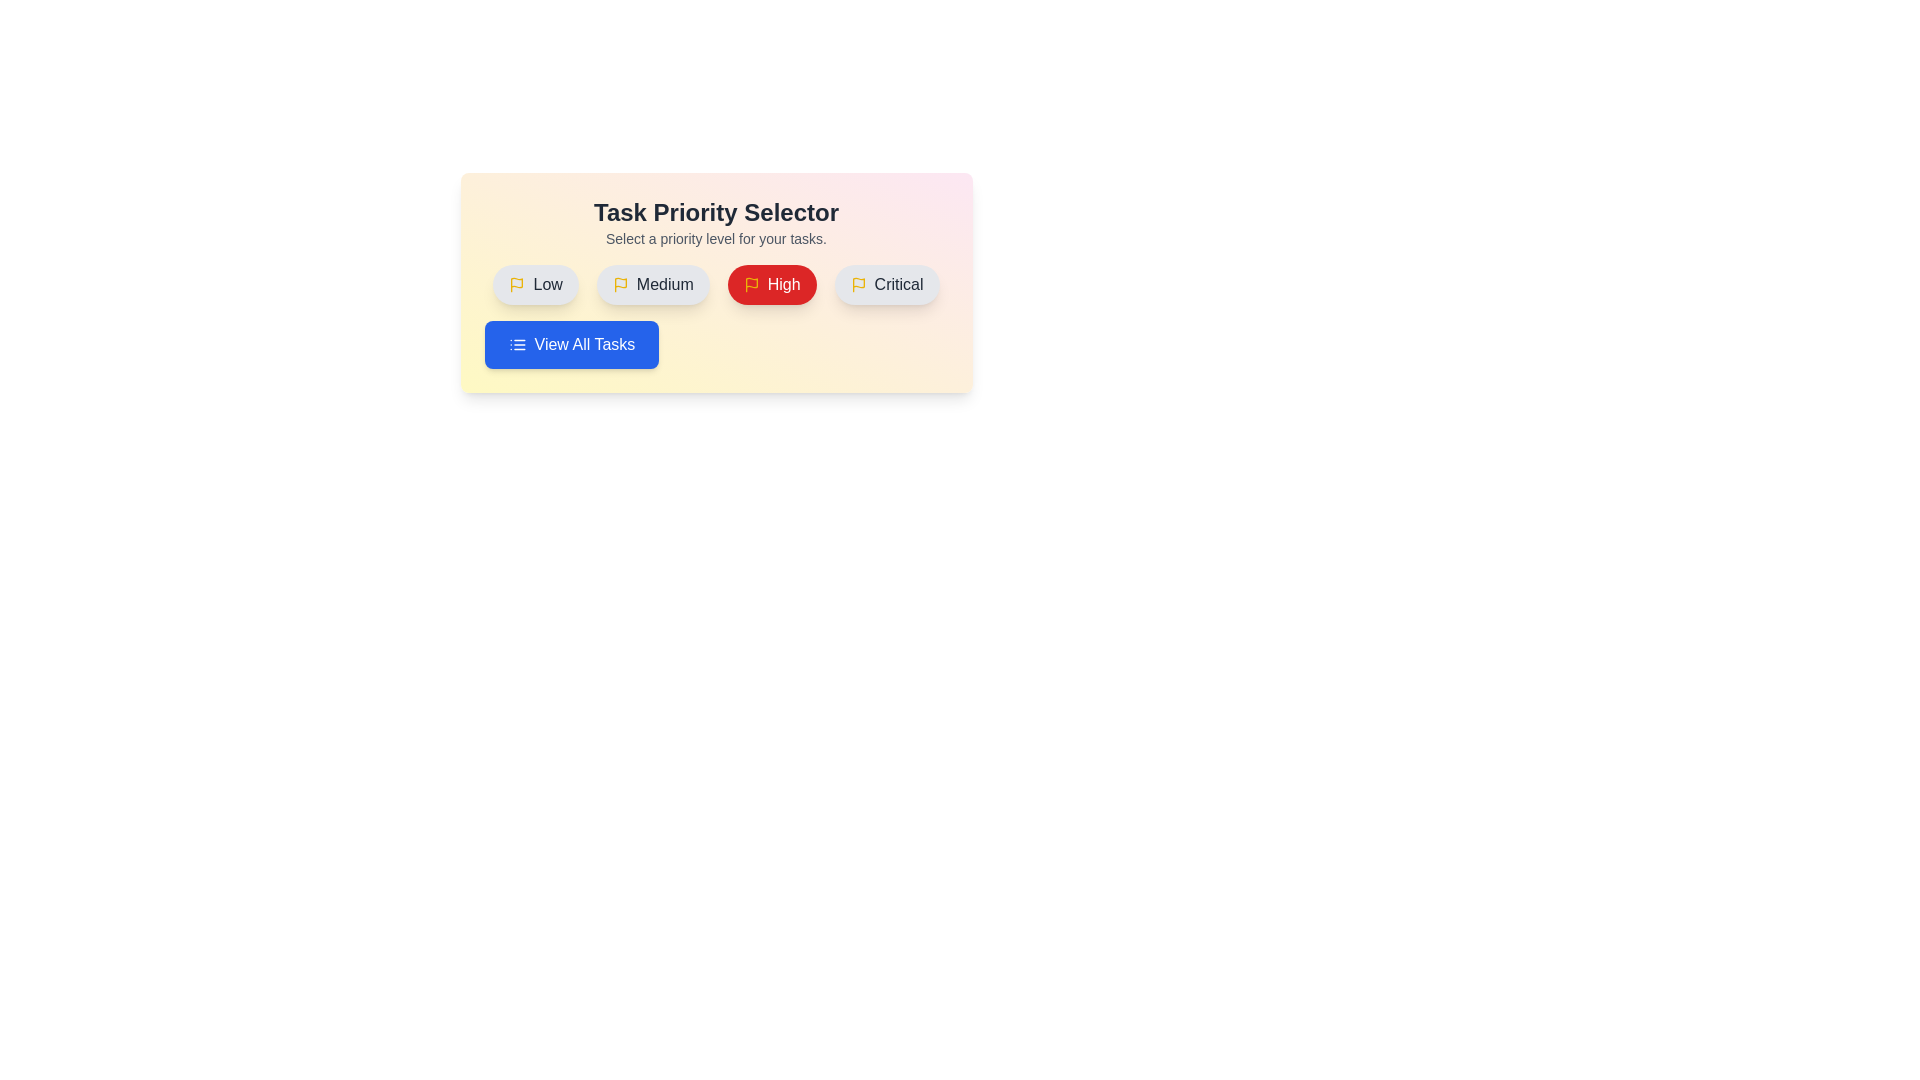  I want to click on the button corresponding to the priority level Medium, so click(652, 285).